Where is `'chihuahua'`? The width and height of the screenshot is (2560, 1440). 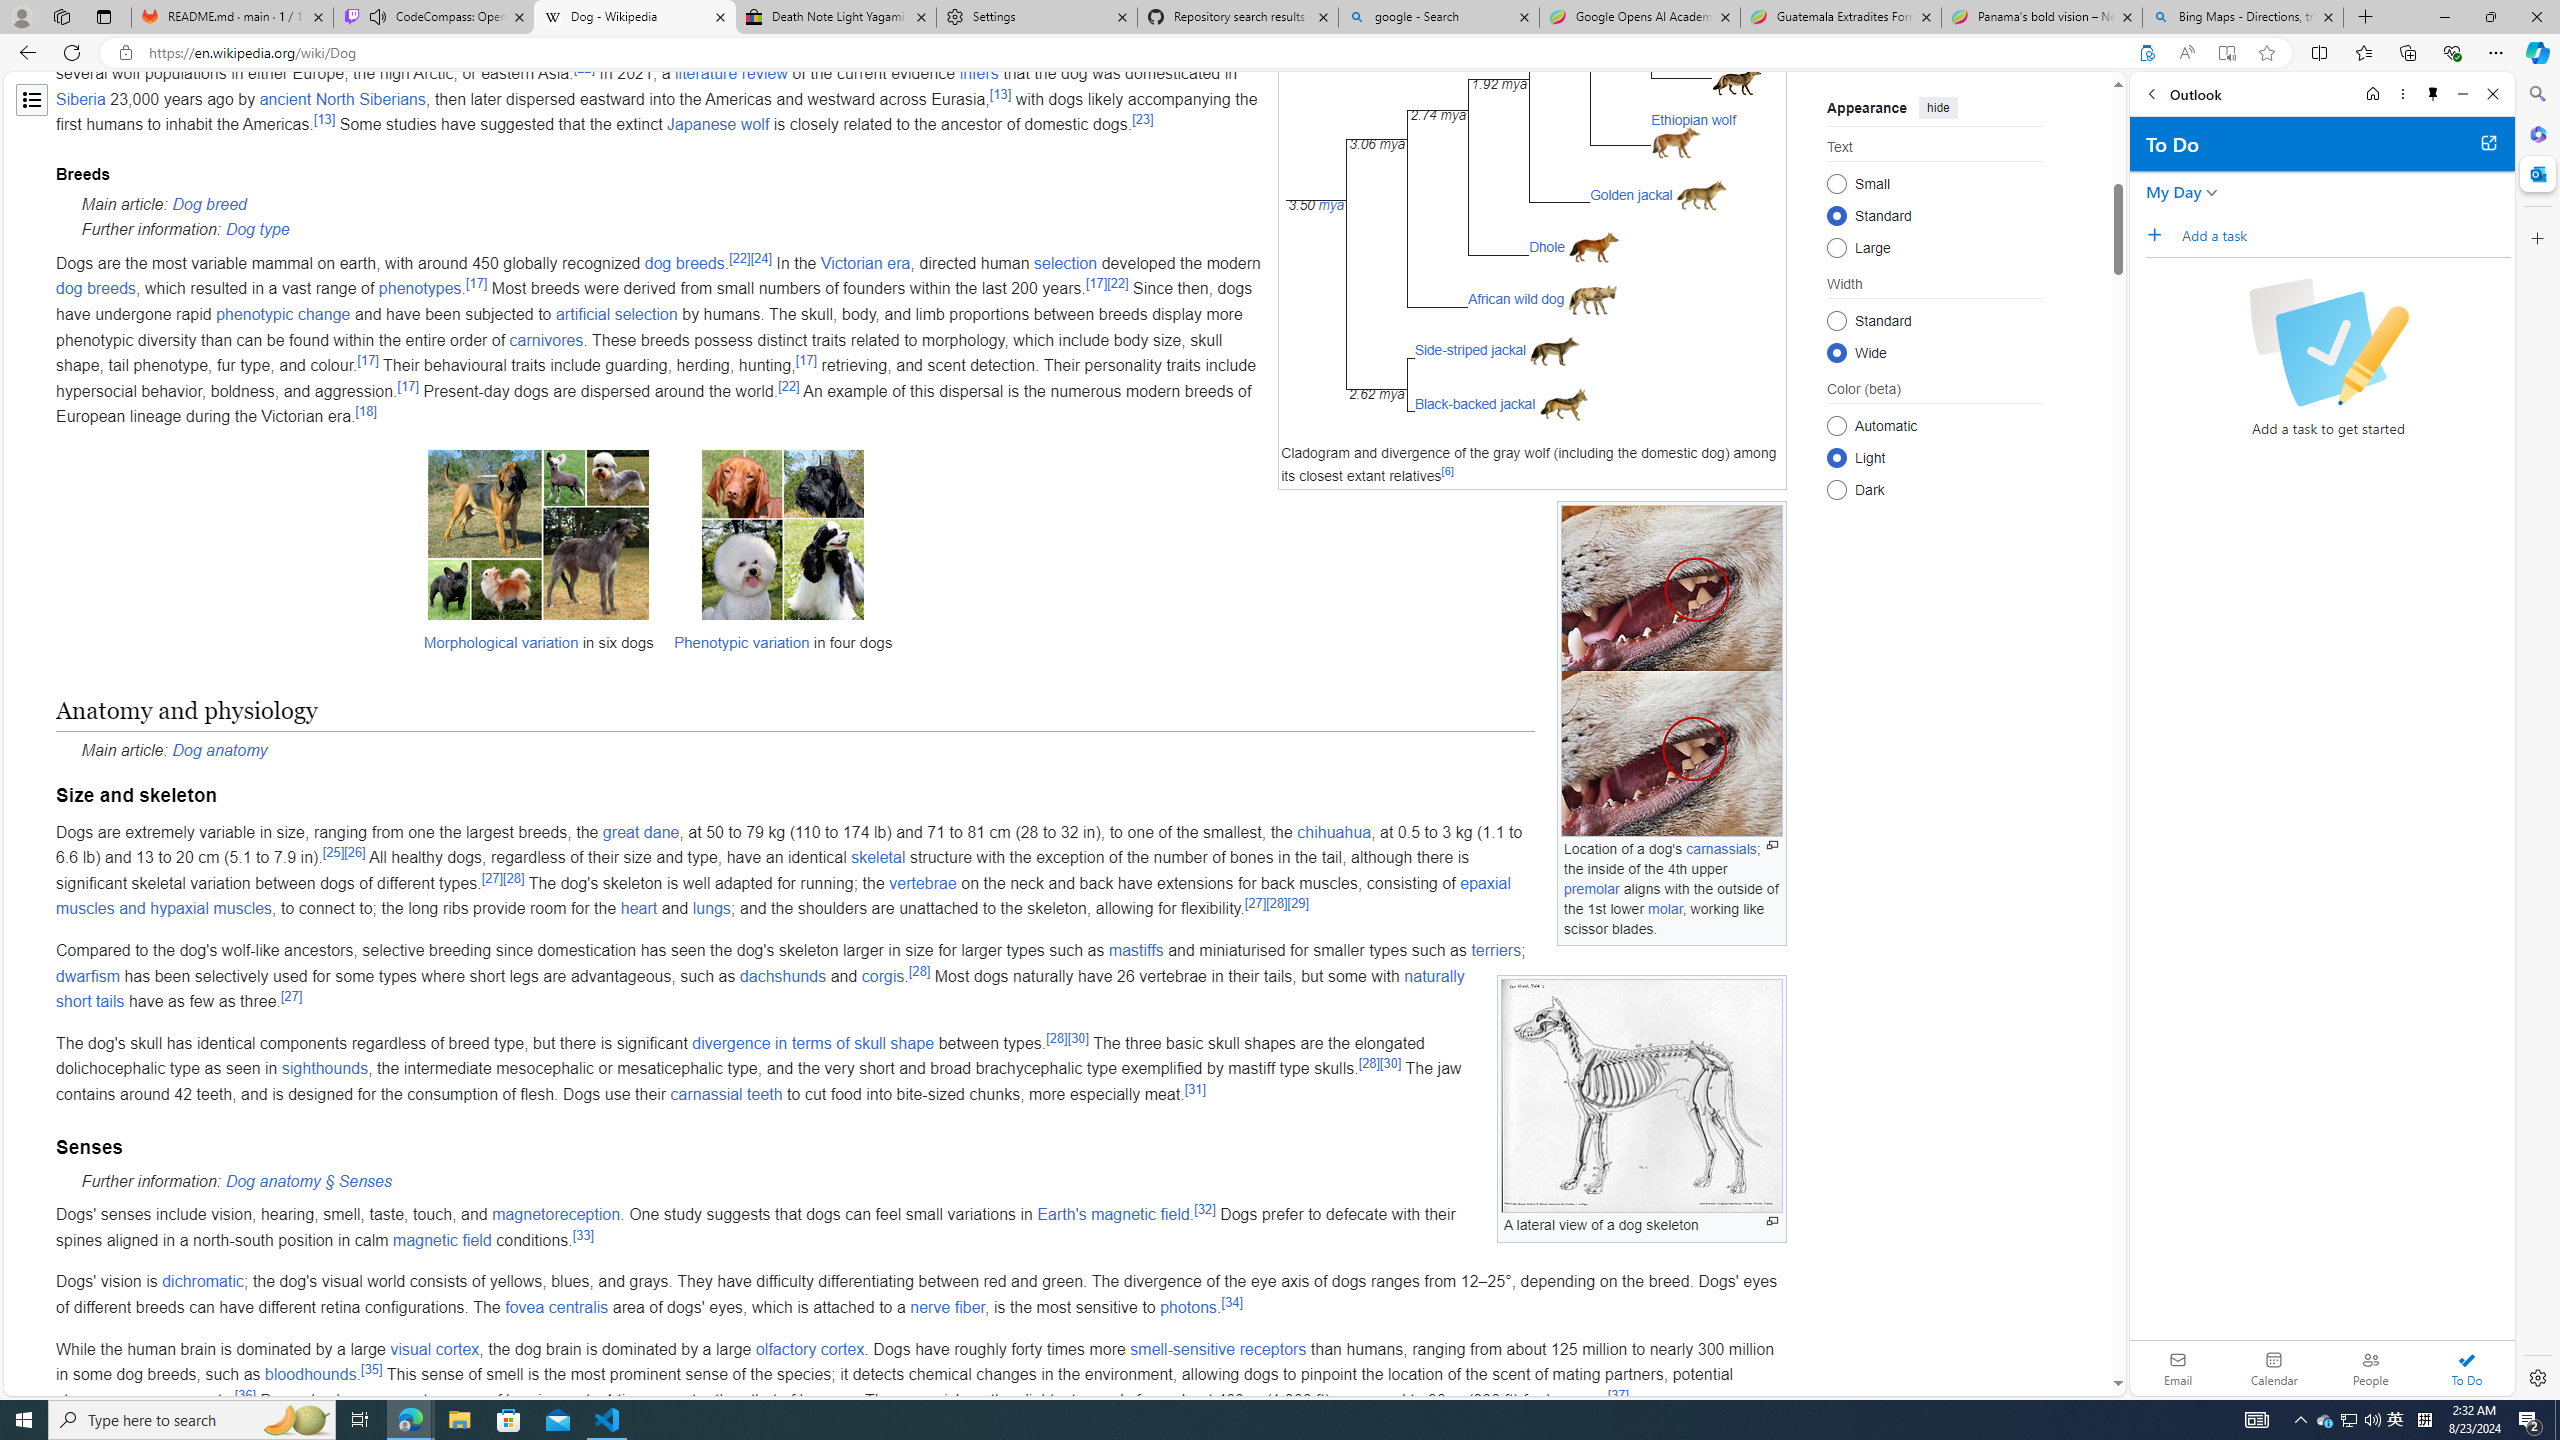
'chihuahua' is located at coordinates (1334, 831).